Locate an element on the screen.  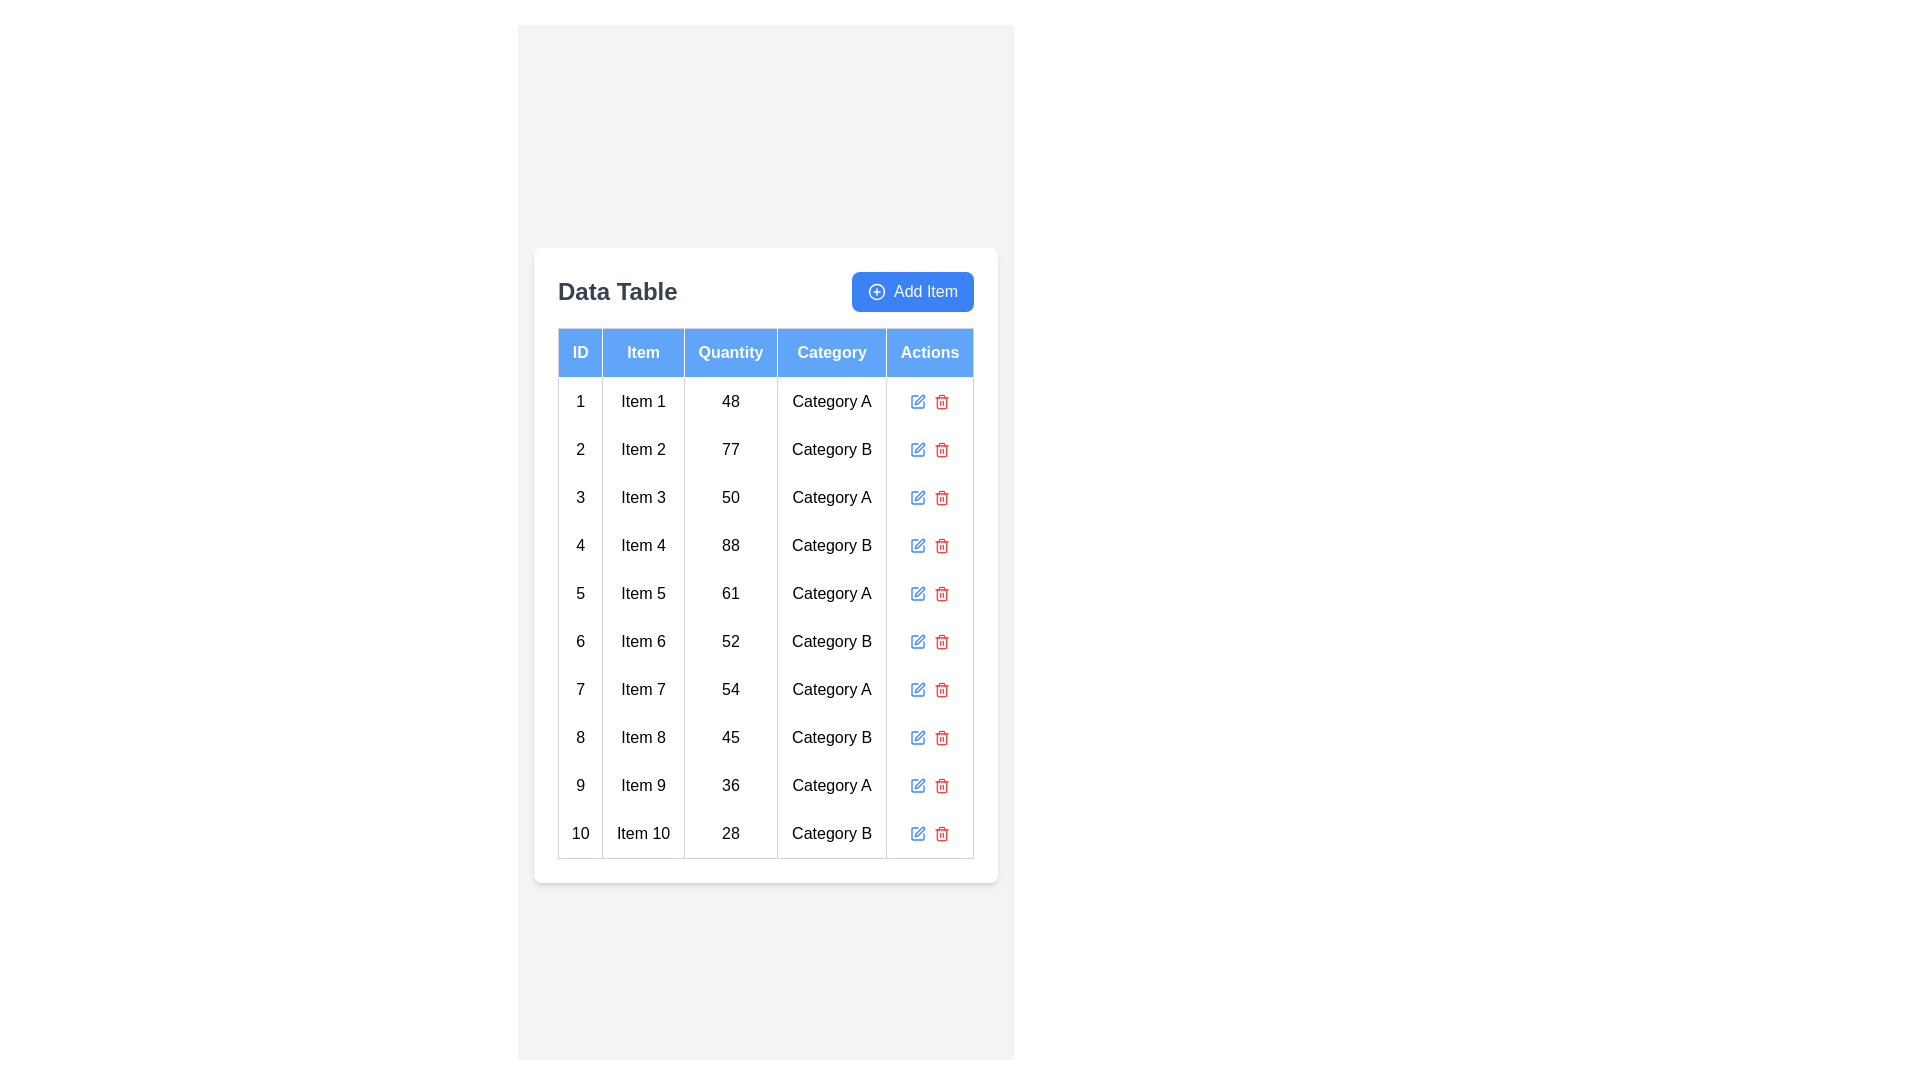
text content displayed in the Text label that shows 'Item 10' in the last row of the data table under the 'Item' column is located at coordinates (643, 833).